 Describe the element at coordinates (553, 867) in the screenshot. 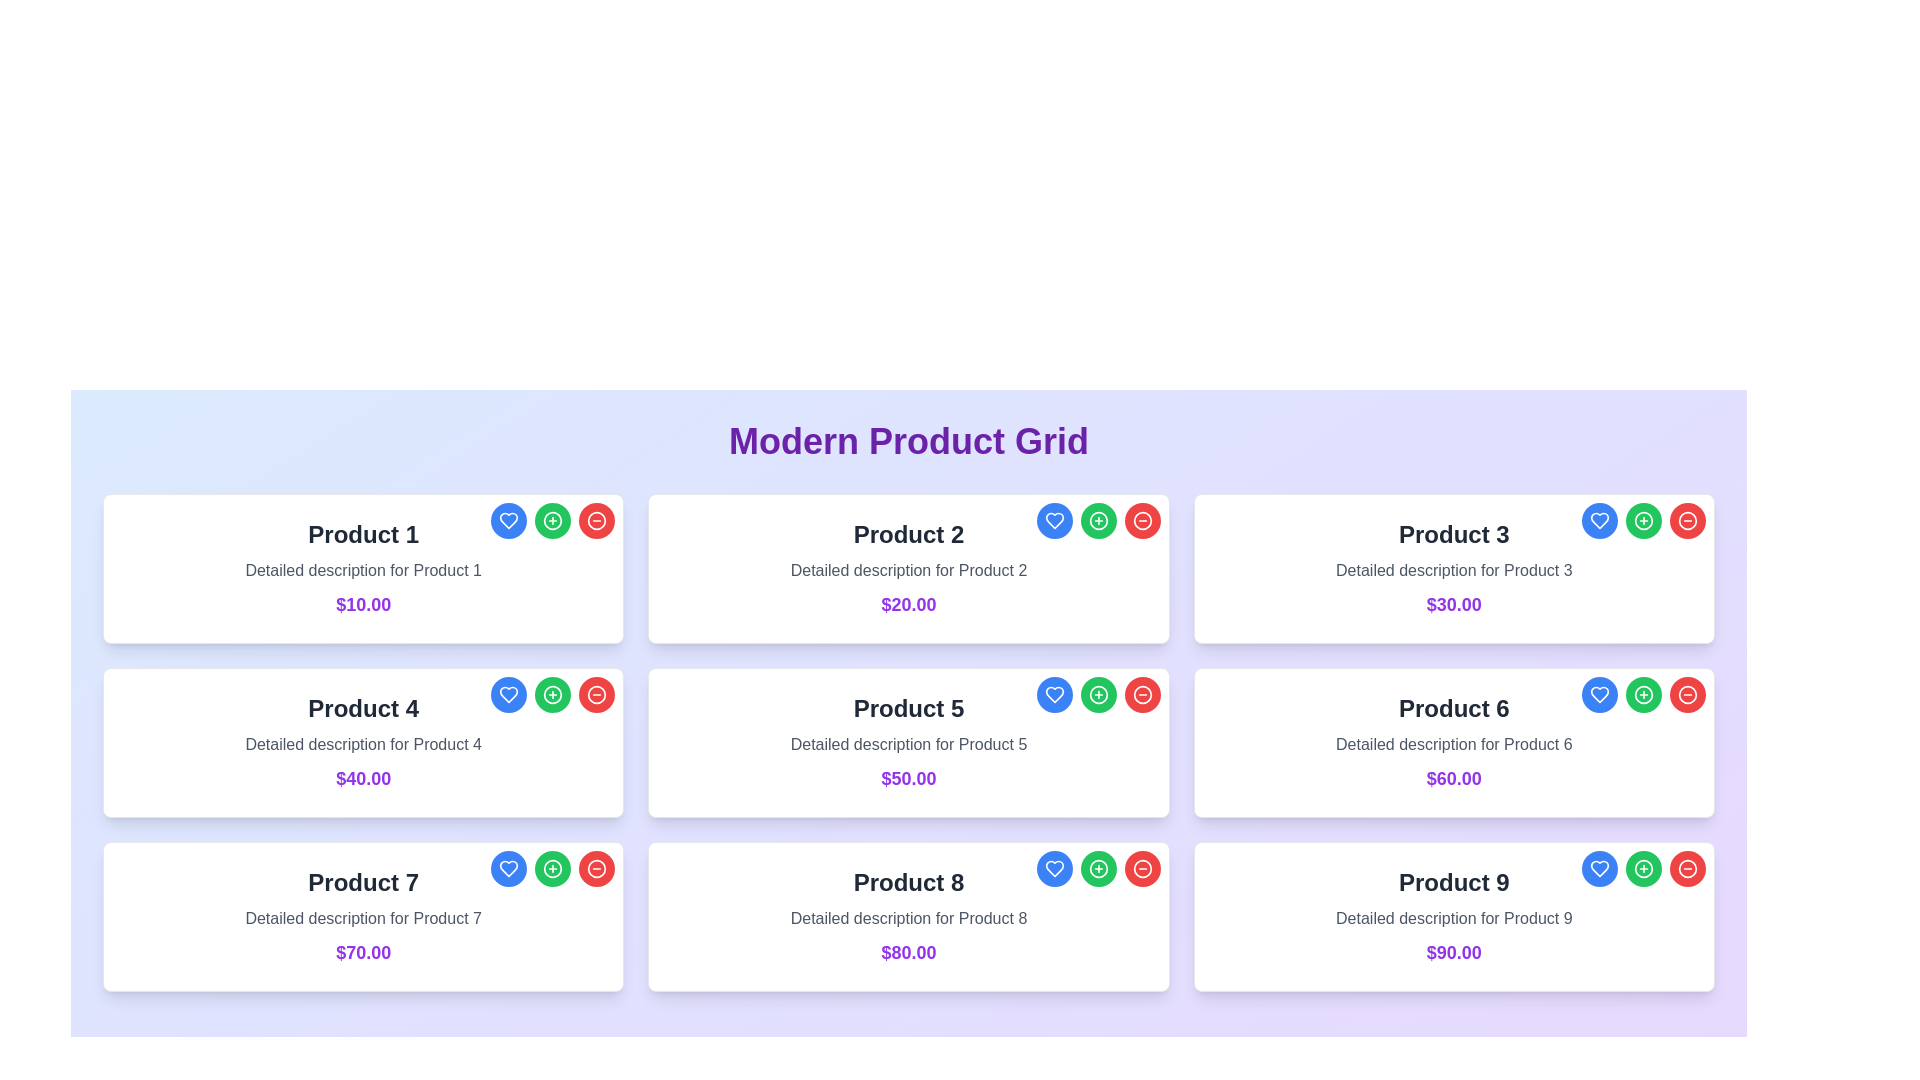

I see `the button icon that adds 'Product 7' to the cart, located in the top-right corner of the card` at that location.